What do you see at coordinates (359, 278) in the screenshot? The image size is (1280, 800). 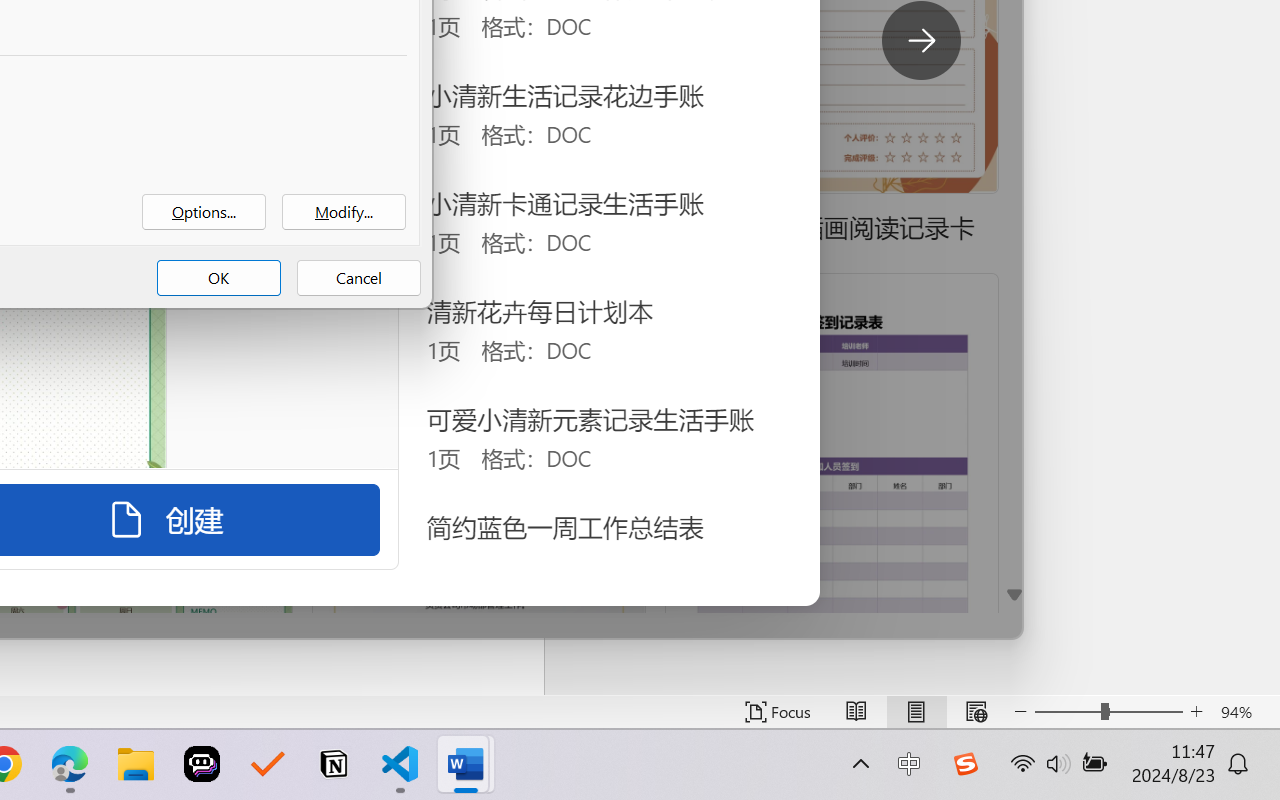 I see `'Cancel'` at bounding box center [359, 278].